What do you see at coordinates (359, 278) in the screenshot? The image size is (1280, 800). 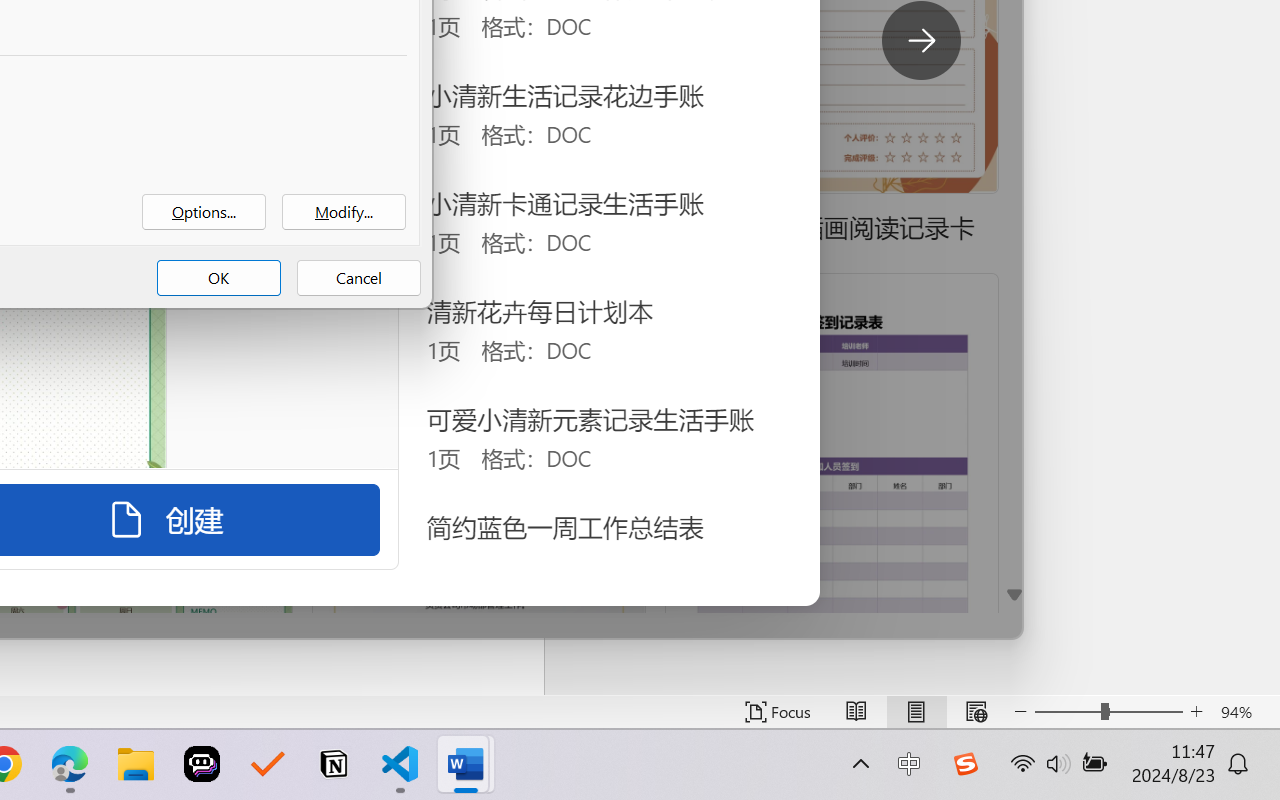 I see `'Cancel'` at bounding box center [359, 278].